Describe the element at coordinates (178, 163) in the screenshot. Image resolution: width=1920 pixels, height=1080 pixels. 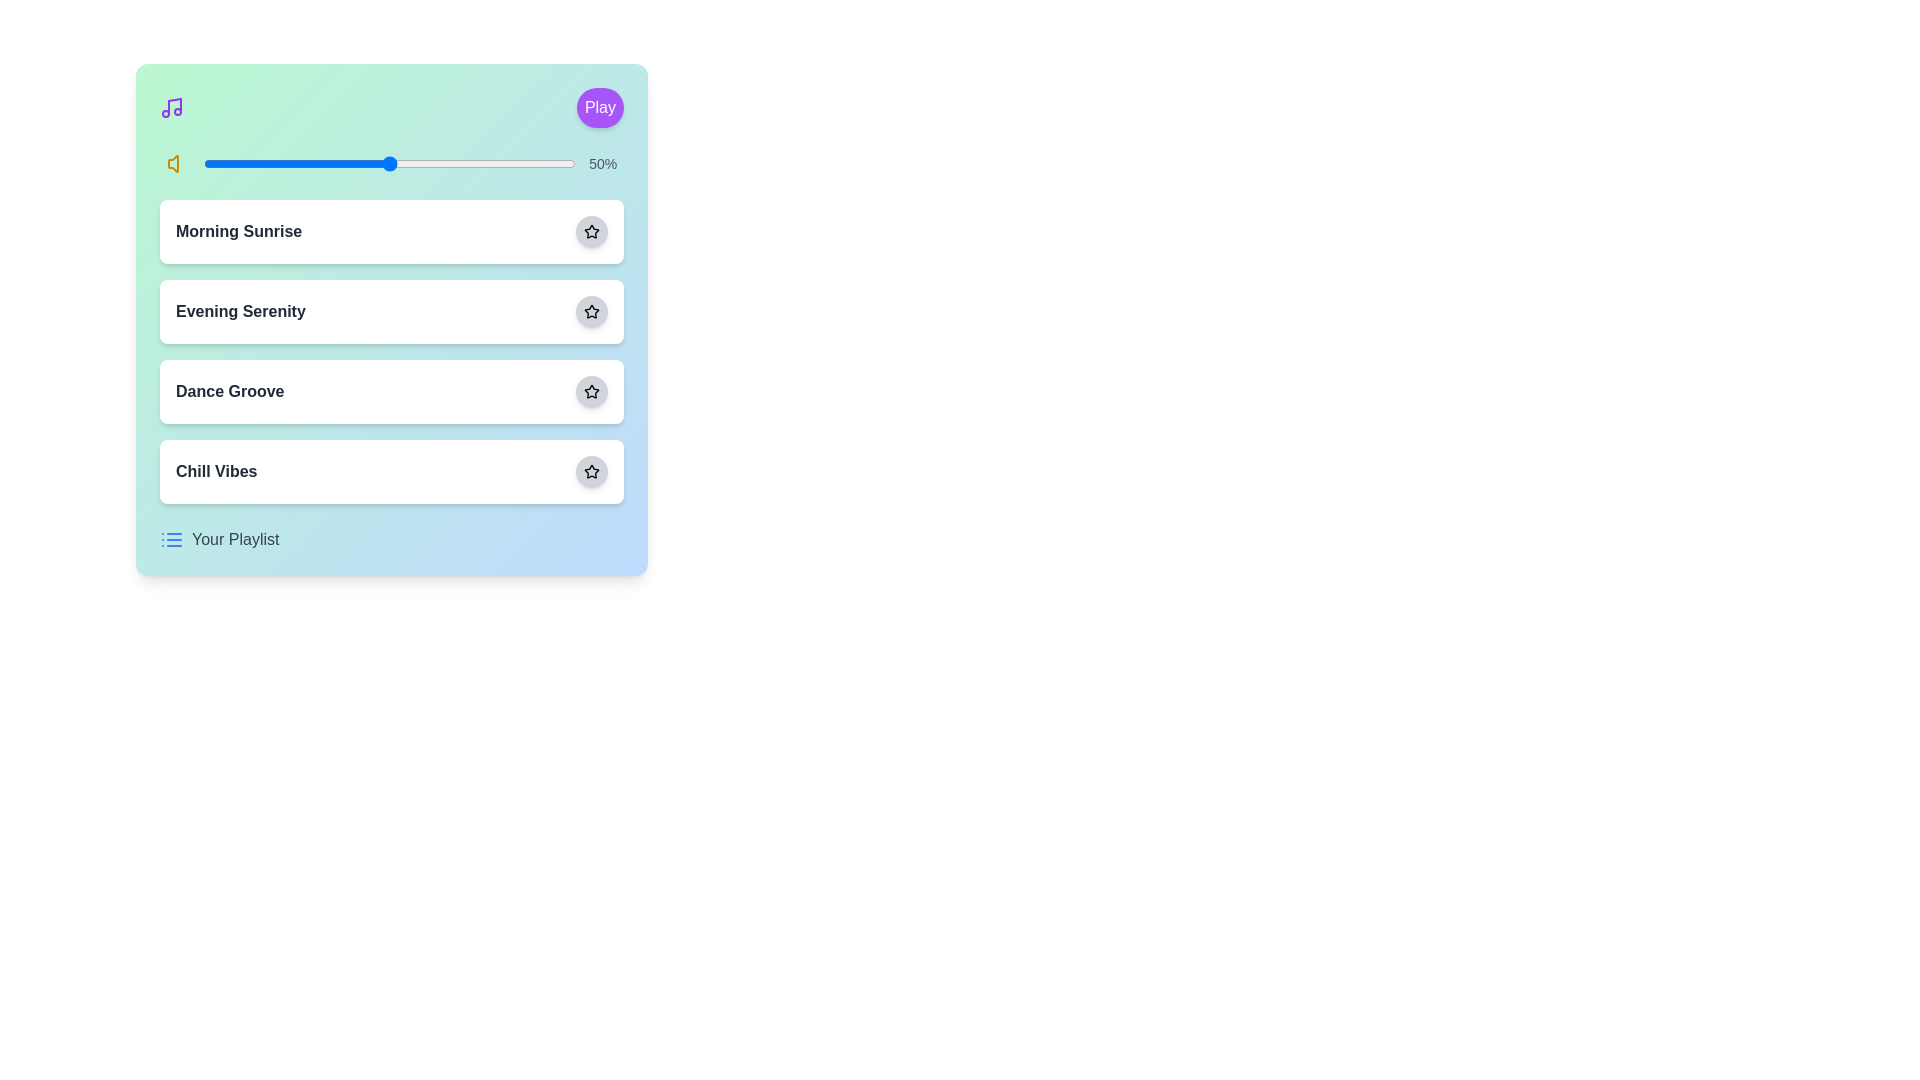
I see `the sound or volume icon located to the left of the horizontal slider and the text '50%'` at that location.